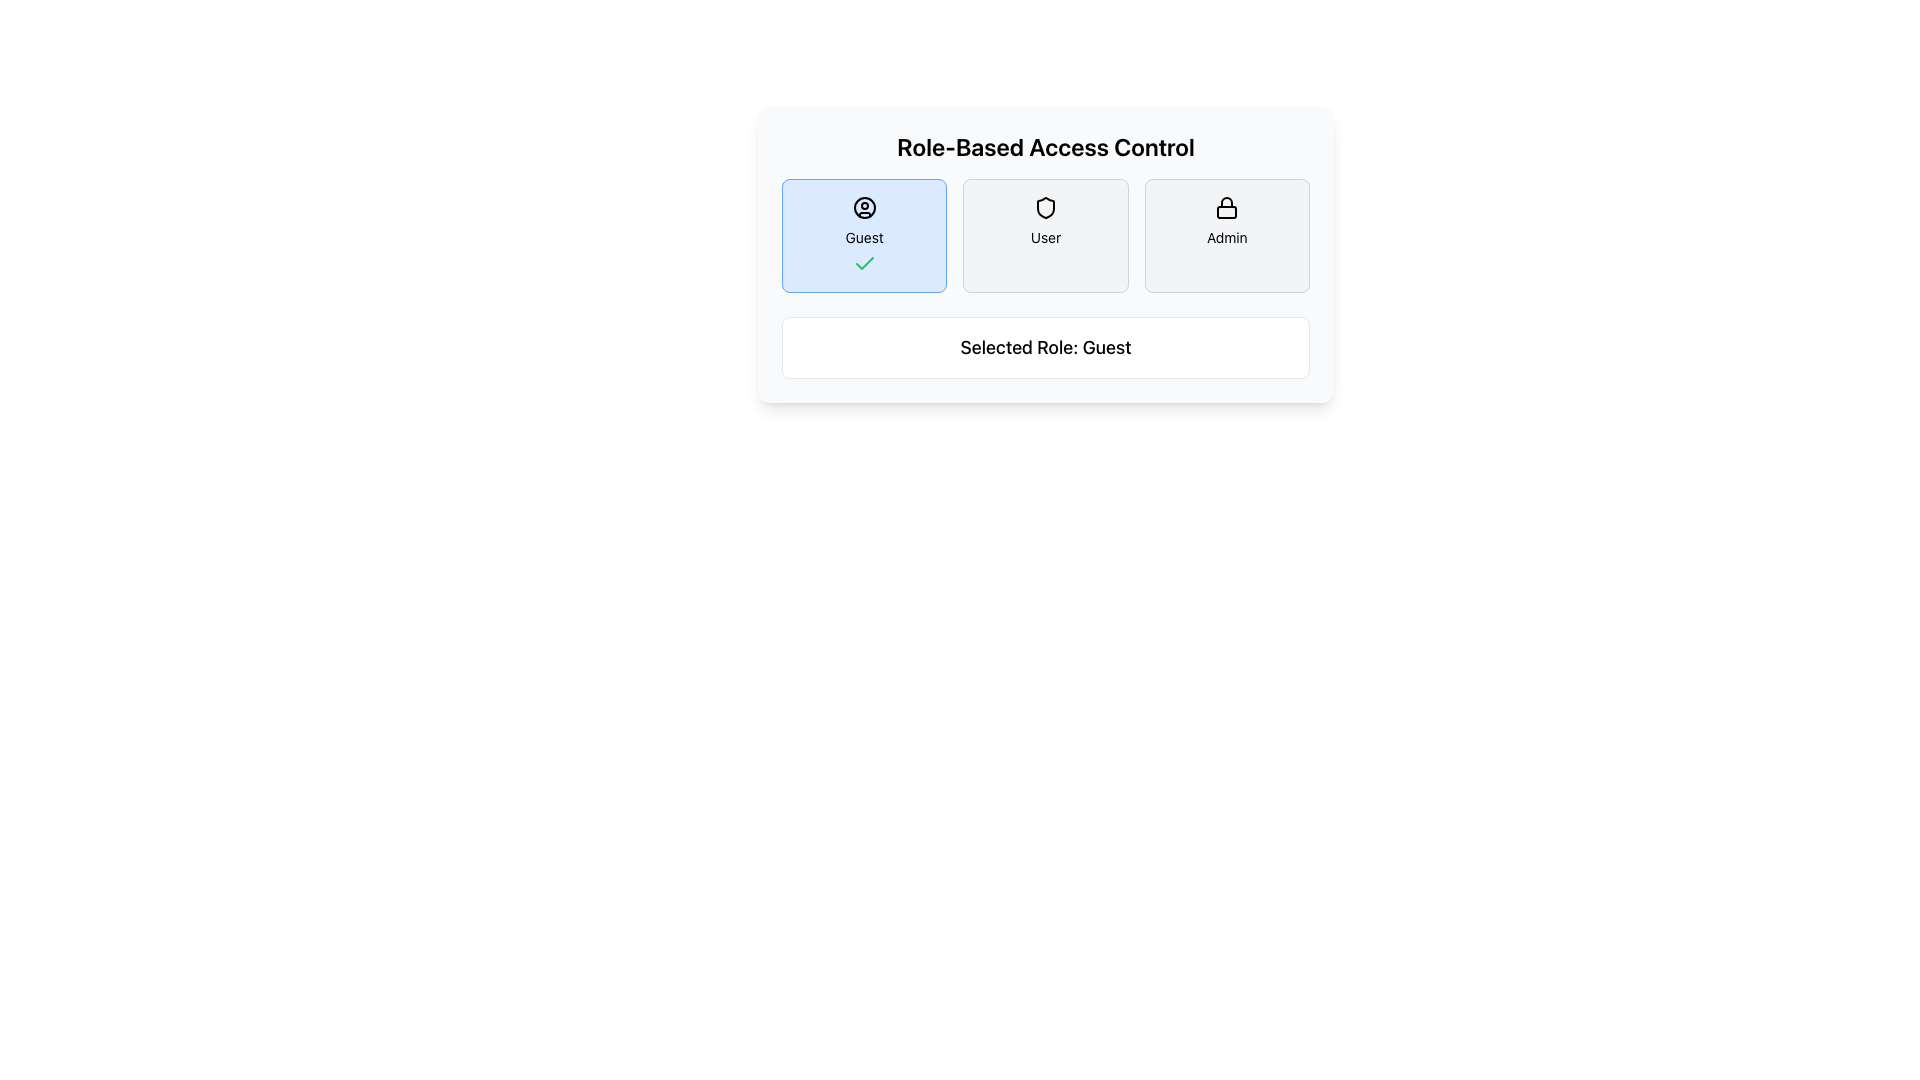 Image resolution: width=1920 pixels, height=1080 pixels. I want to click on the appearance of the minimalistic black lock icon located at the top-center of the 'Admin' role card, positioned above the 'Admin' label, so click(1226, 208).